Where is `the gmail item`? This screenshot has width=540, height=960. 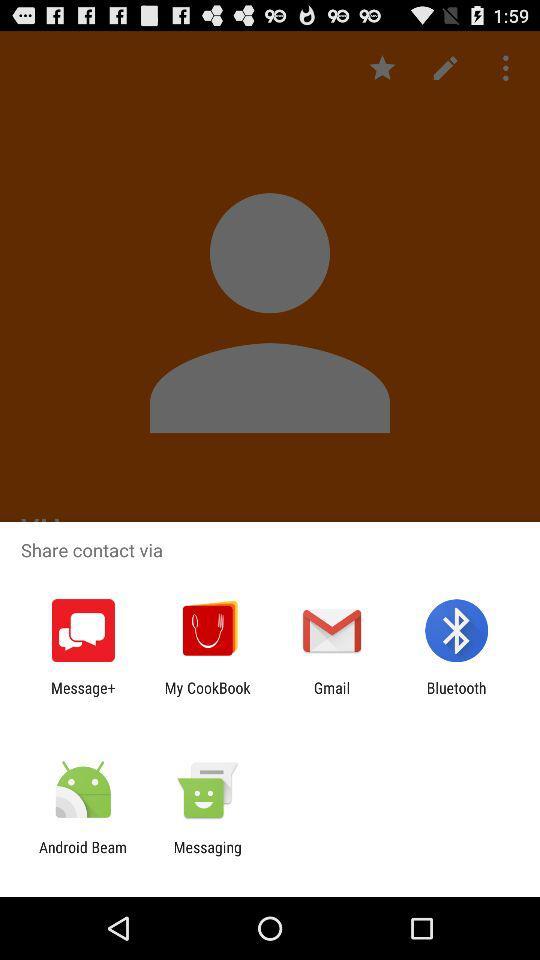
the gmail item is located at coordinates (332, 696).